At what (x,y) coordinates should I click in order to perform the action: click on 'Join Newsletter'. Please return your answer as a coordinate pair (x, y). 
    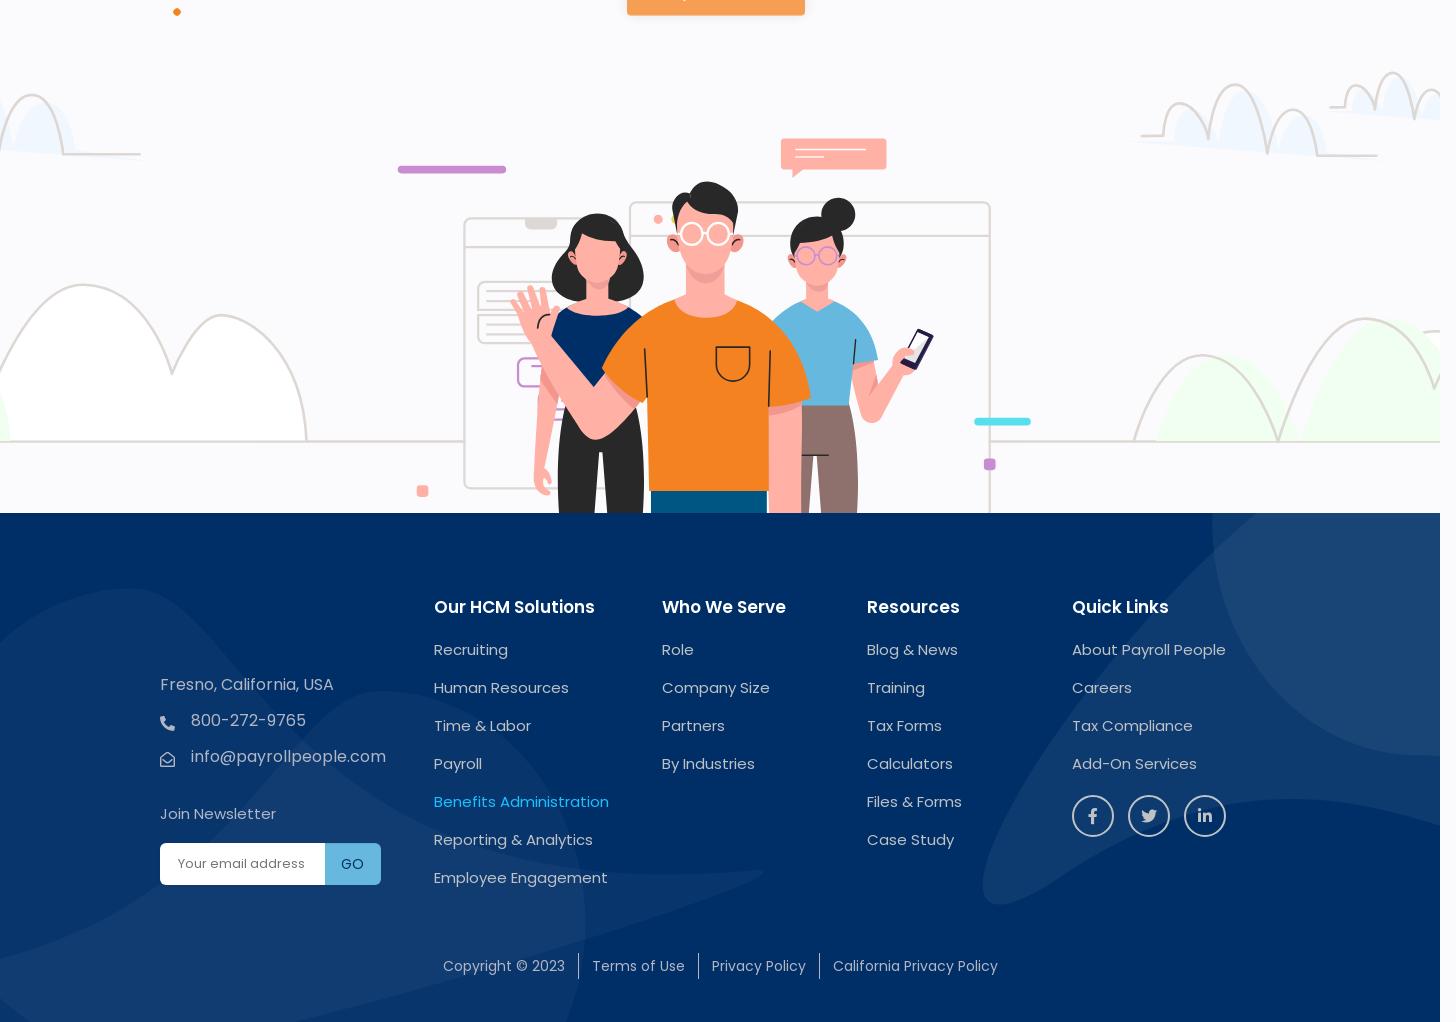
    Looking at the image, I should click on (217, 811).